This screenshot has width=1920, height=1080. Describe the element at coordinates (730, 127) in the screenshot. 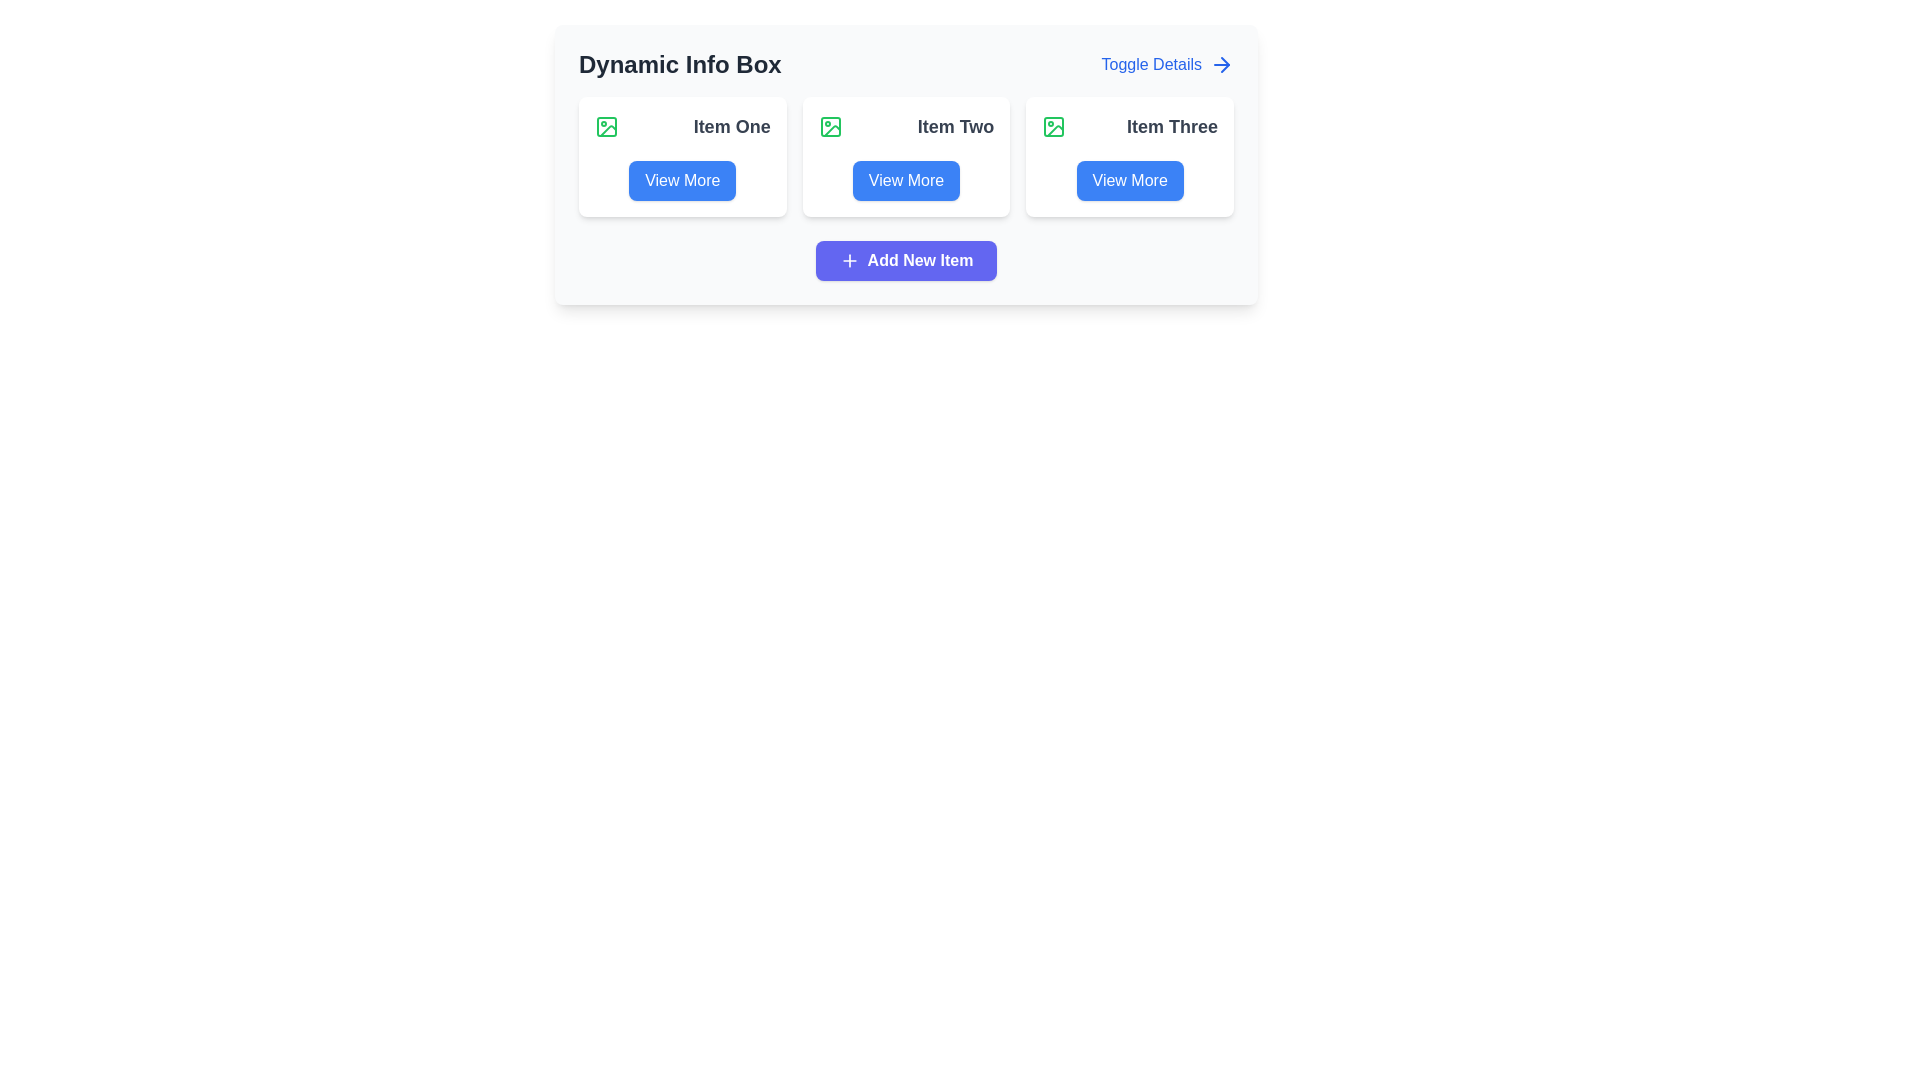

I see `the text label located in the leftmost card, positioned` at that location.